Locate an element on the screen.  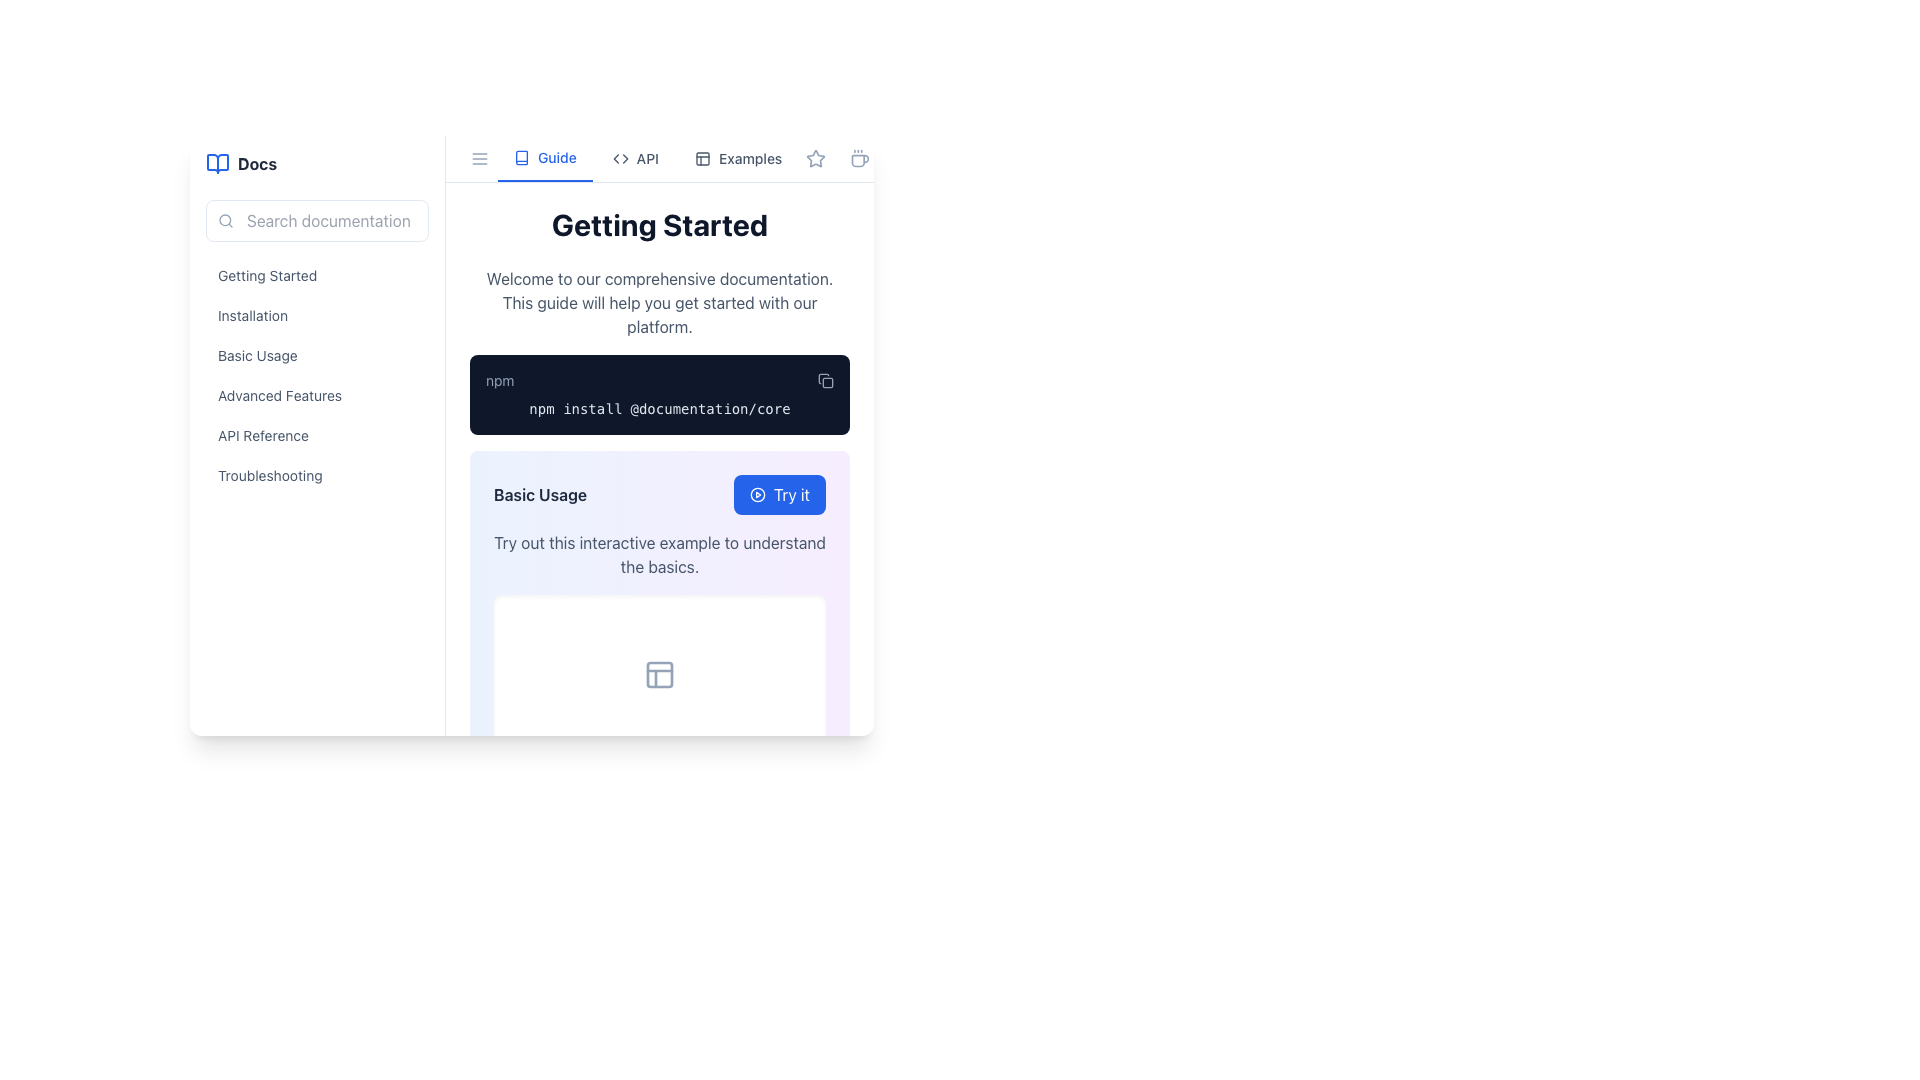
the copy icon button, which resembles a stack of two squares with rounded corners, located to the right of the 'npm' text in the top-right corner of a dark background rectangle is located at coordinates (825, 381).